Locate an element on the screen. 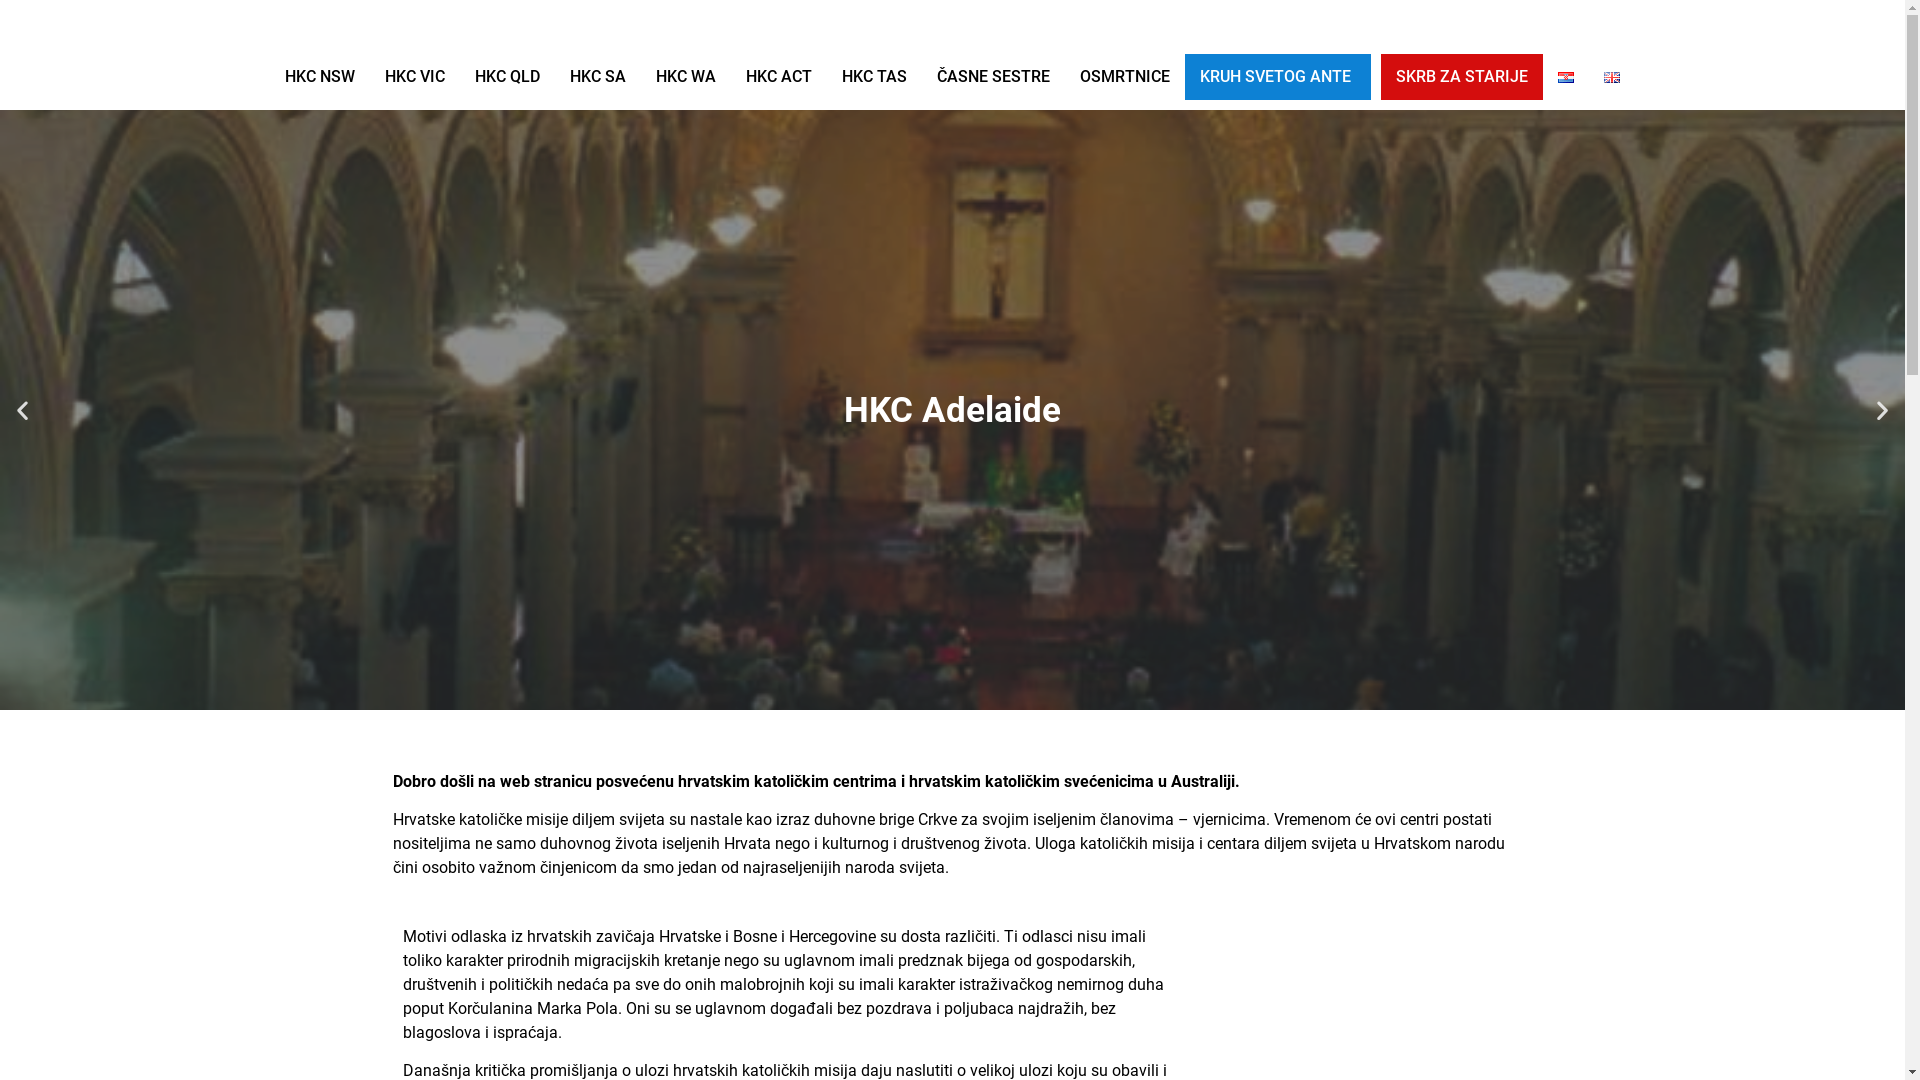 The height and width of the screenshot is (1080, 1920). 'HKC Adelaide' is located at coordinates (951, 408).